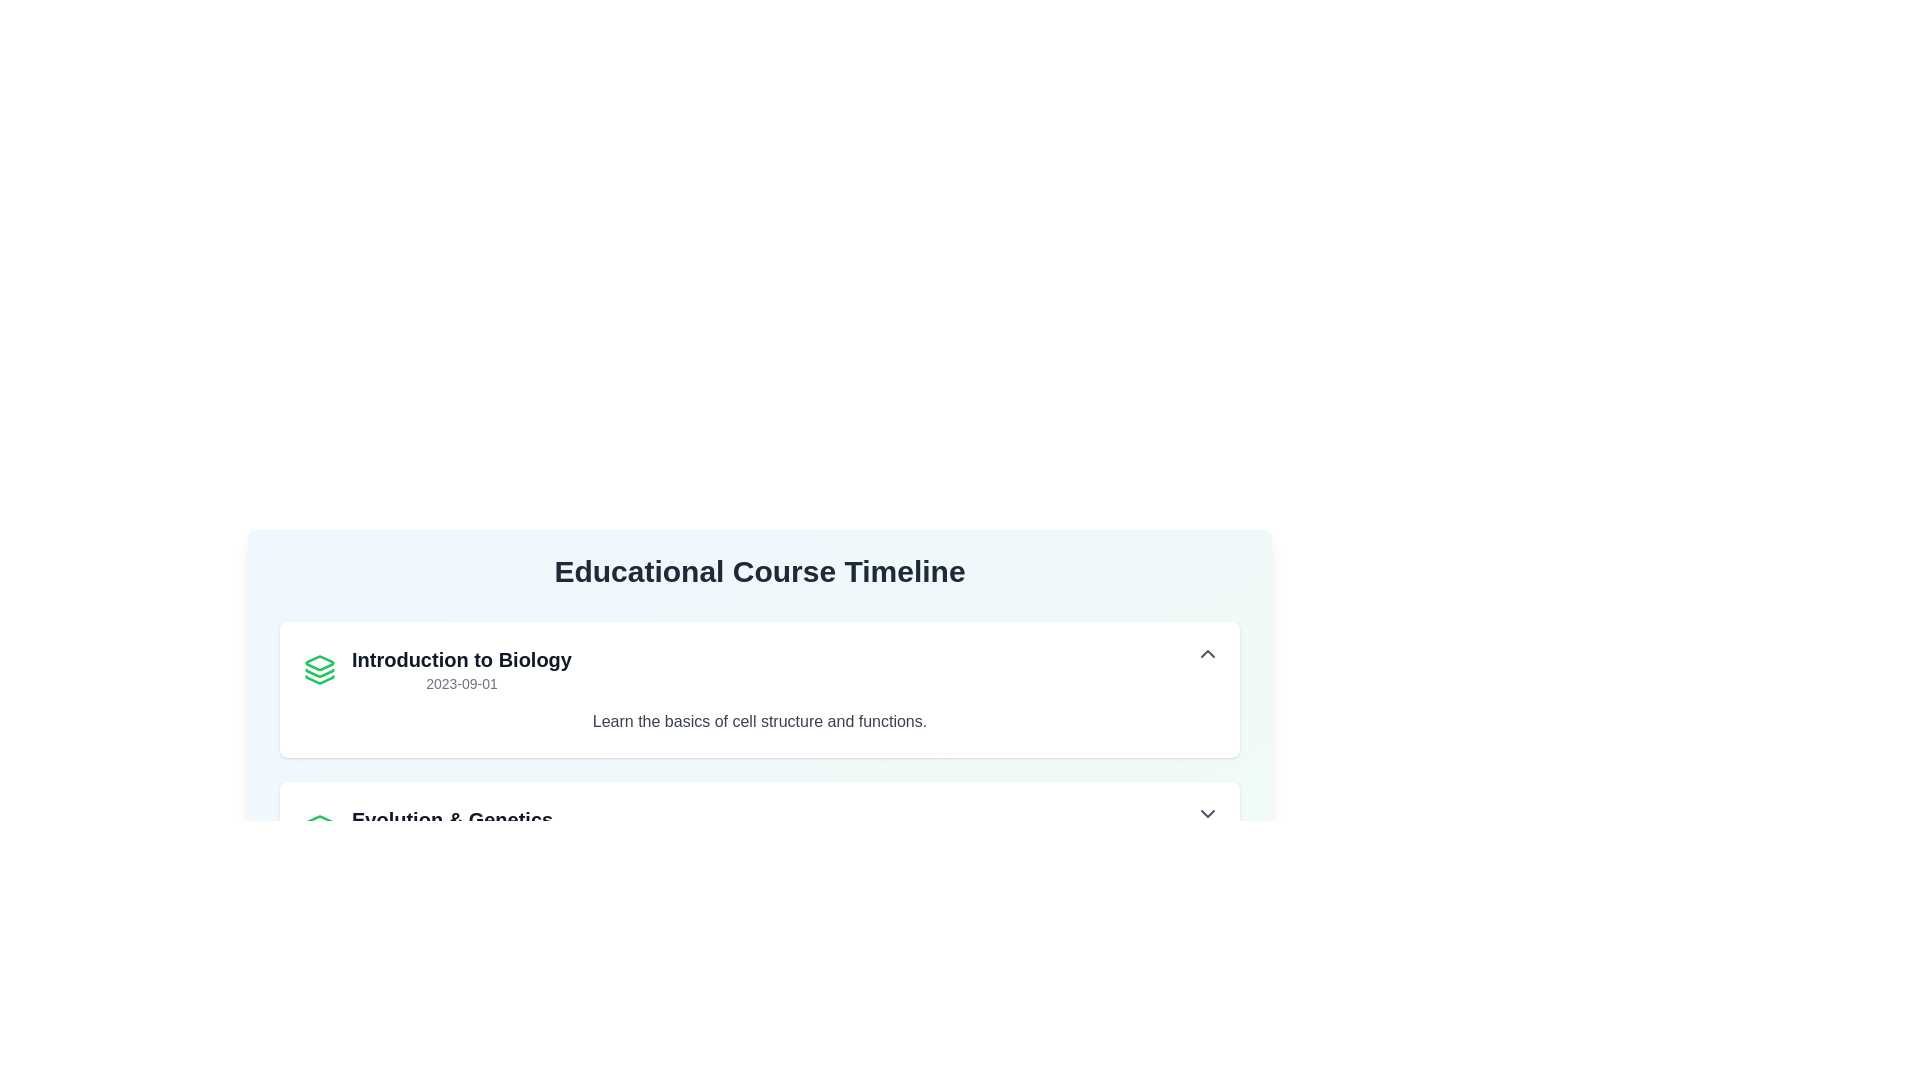  I want to click on details of the layered structure icon located in the top-left quadrant of the card labeled 'Introduction to Biology', so click(320, 822).